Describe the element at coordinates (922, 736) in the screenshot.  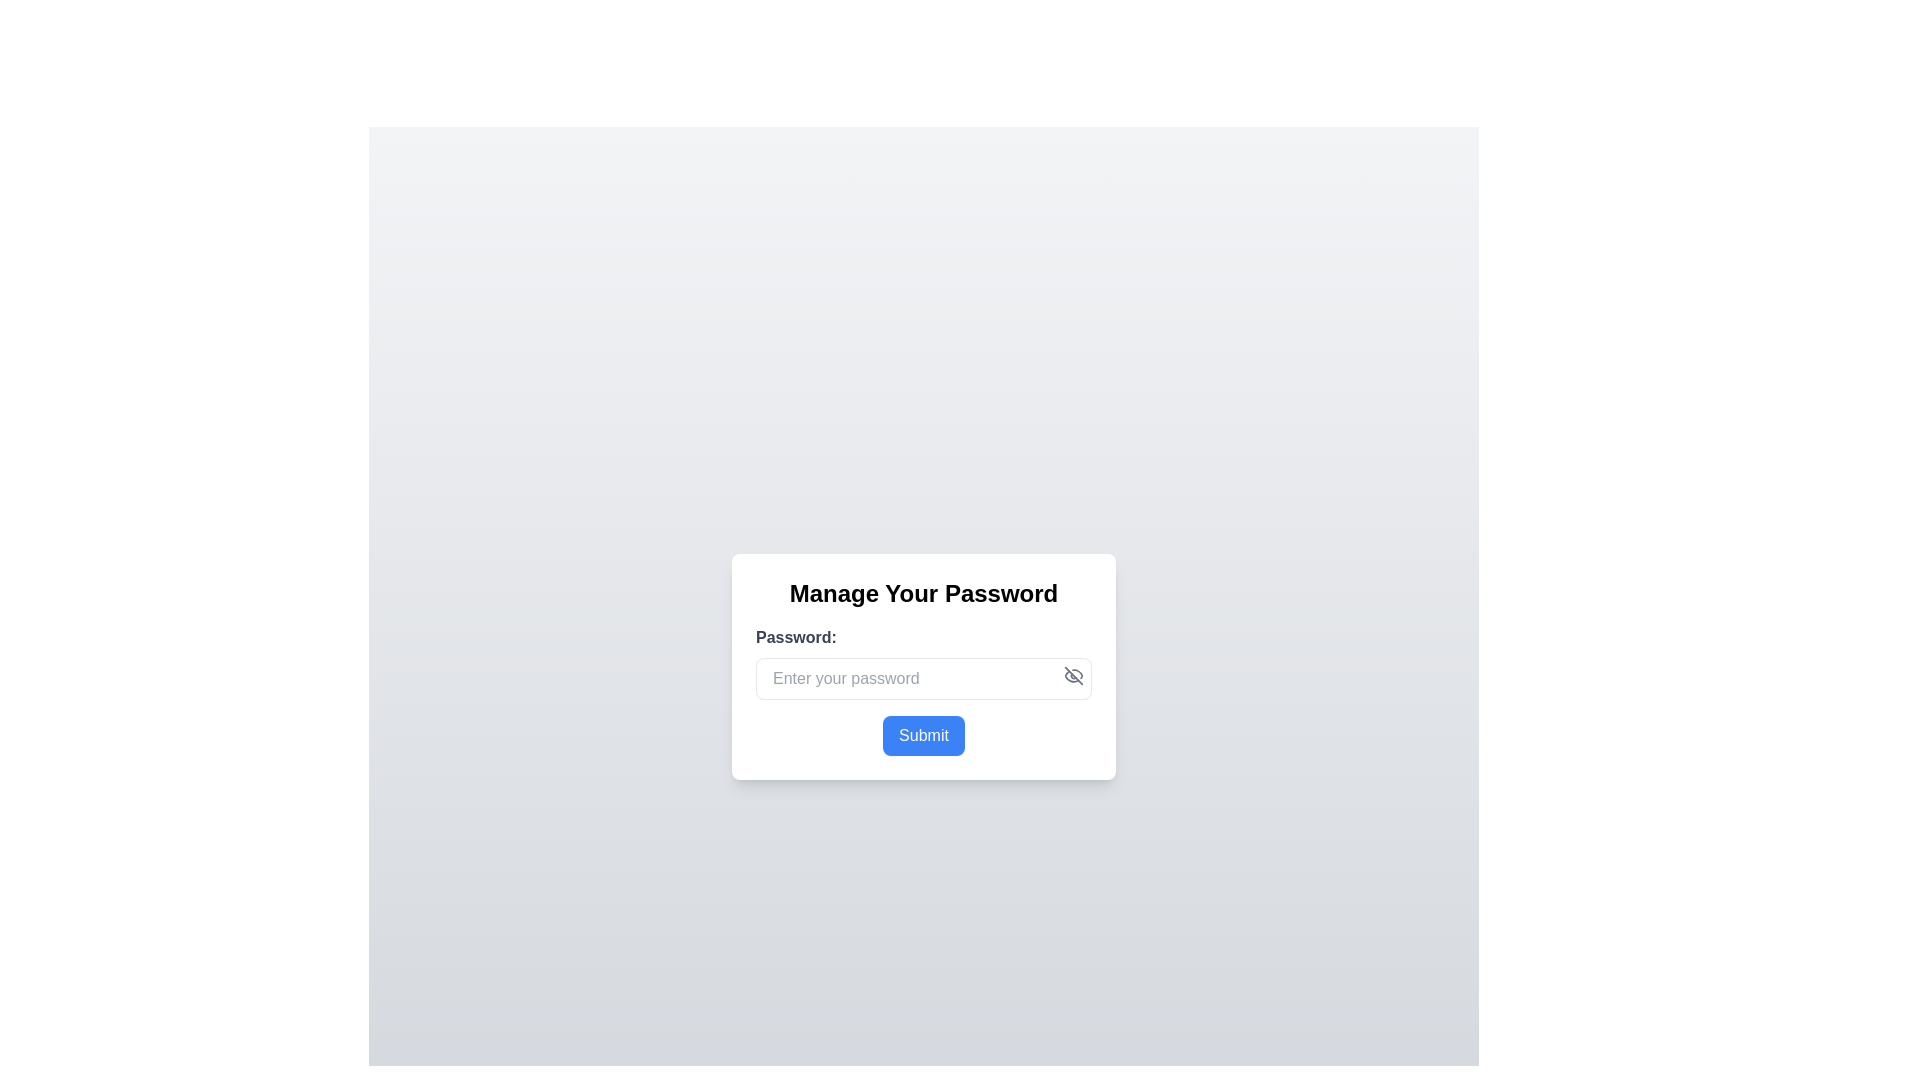
I see `the submit button located below the password input field in the centered dialog box` at that location.